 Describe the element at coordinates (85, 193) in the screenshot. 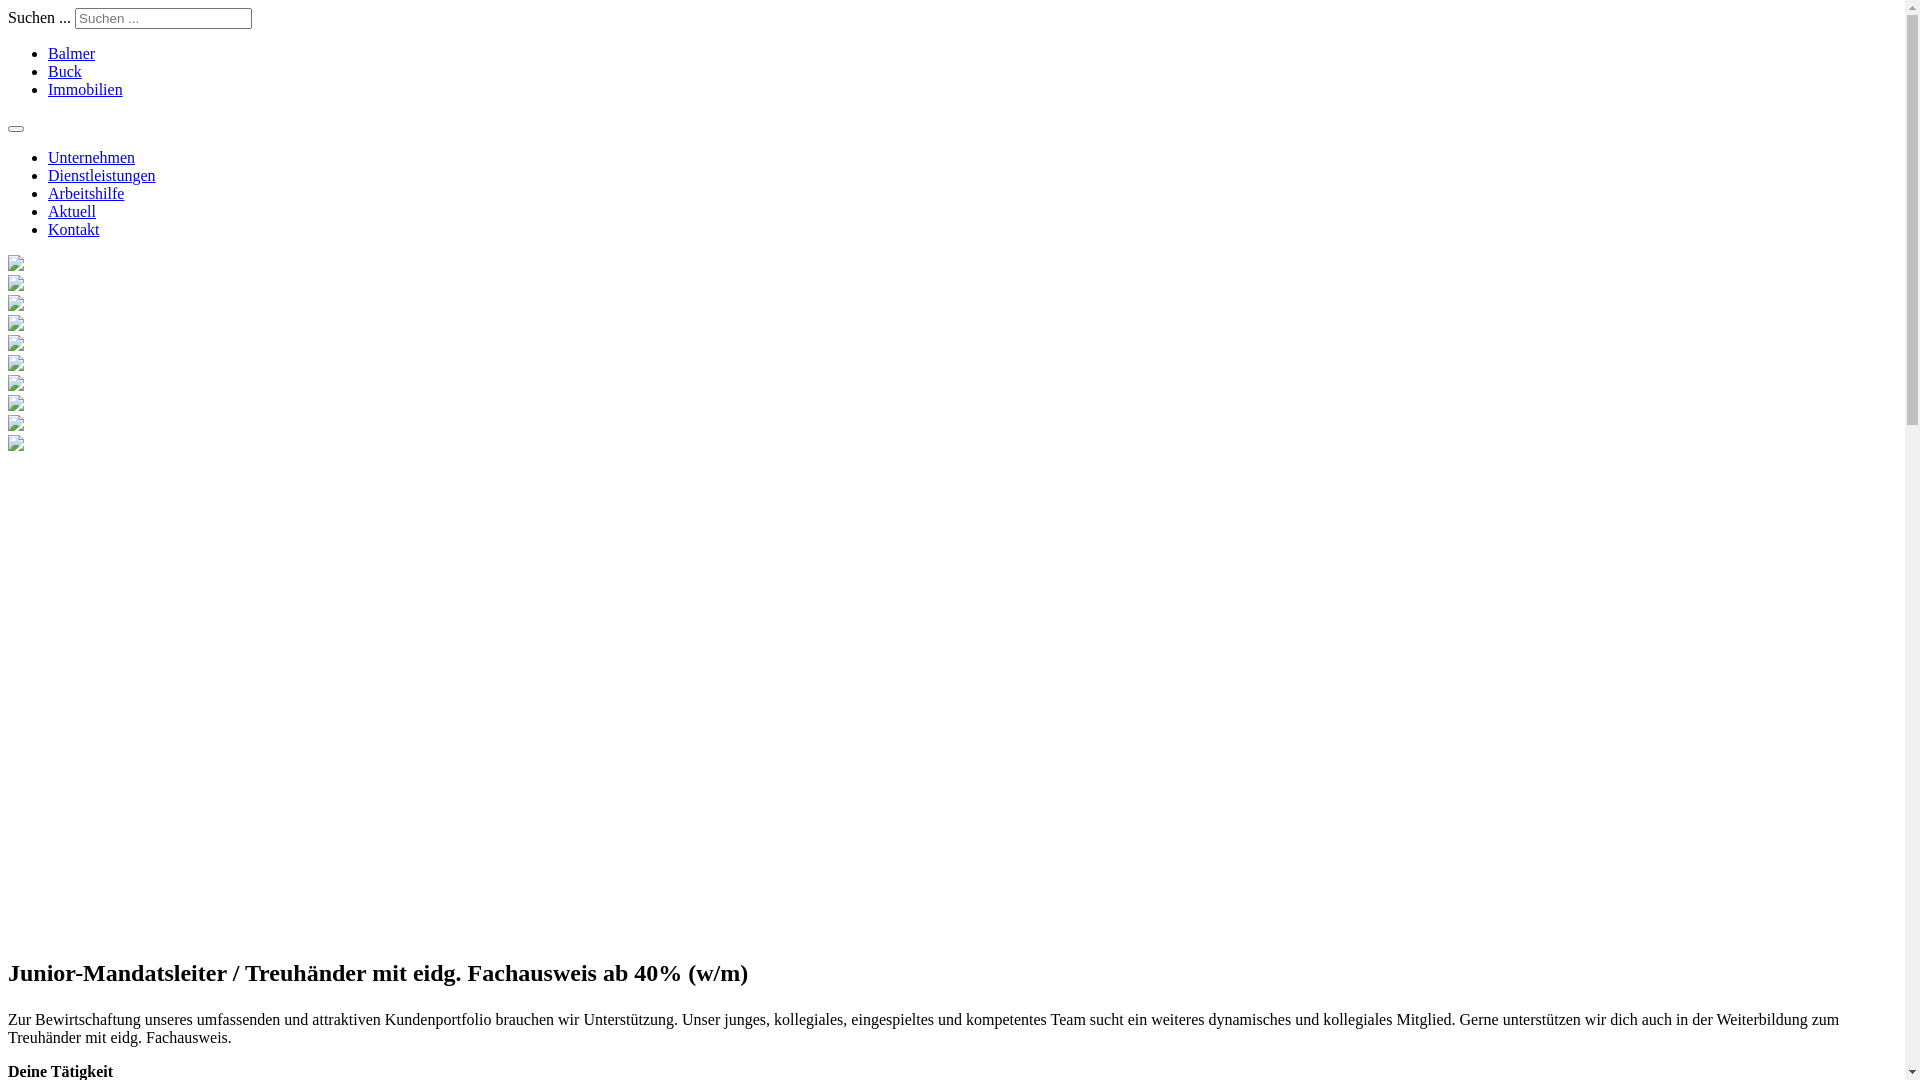

I see `'Arbeitshilfe'` at that location.